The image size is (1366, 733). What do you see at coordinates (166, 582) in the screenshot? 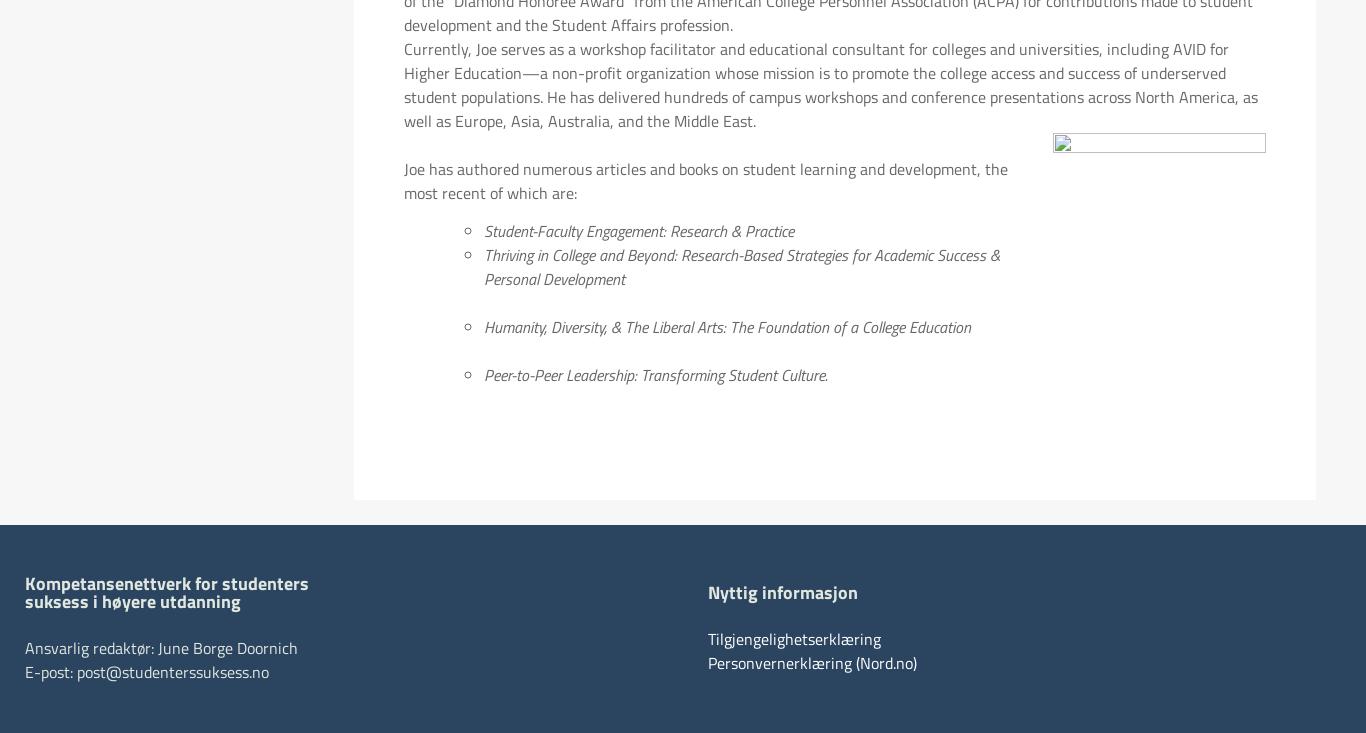
I see `'Kompetansenettverk for studenters'` at bounding box center [166, 582].